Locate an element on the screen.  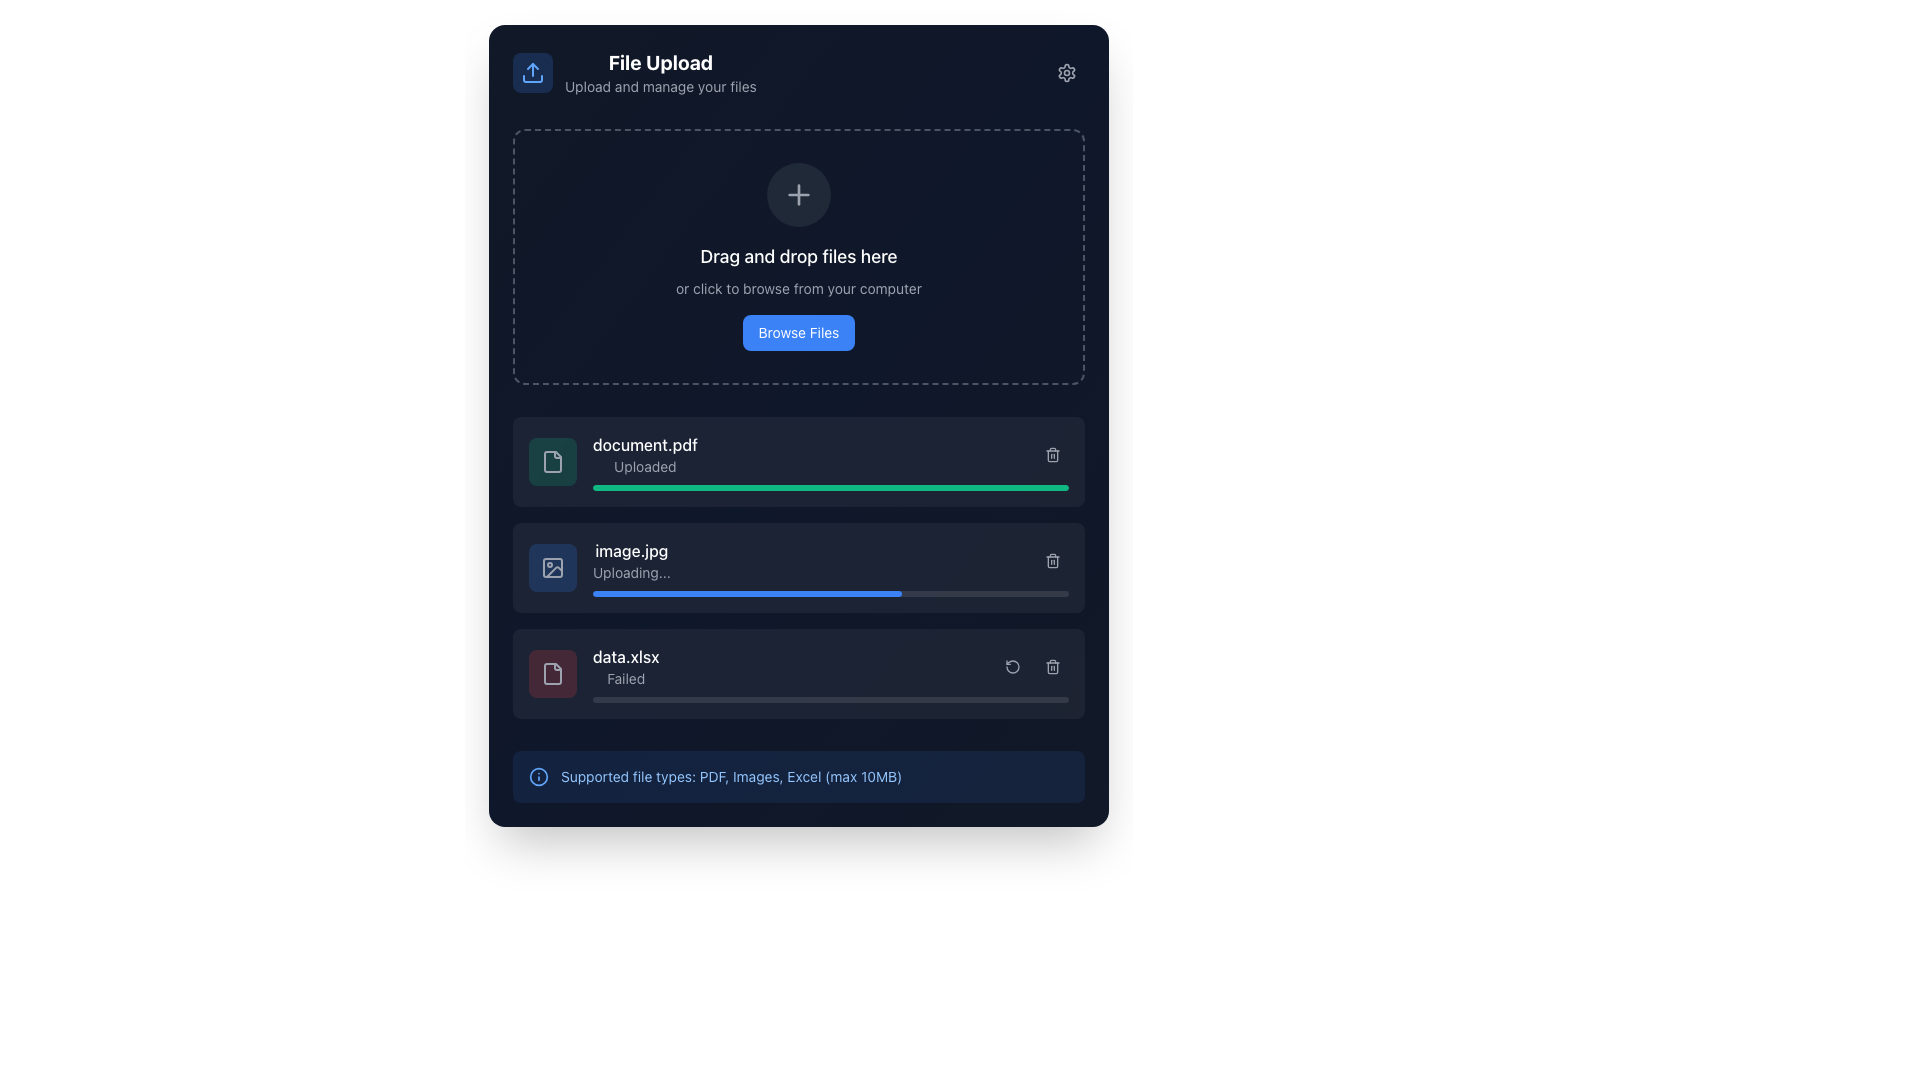
the retry or delete icons associated with the file upload status entry for 'data.xlsx' which shows a status of 'Failed'. This entry is the third in the list of file uploads is located at coordinates (797, 674).